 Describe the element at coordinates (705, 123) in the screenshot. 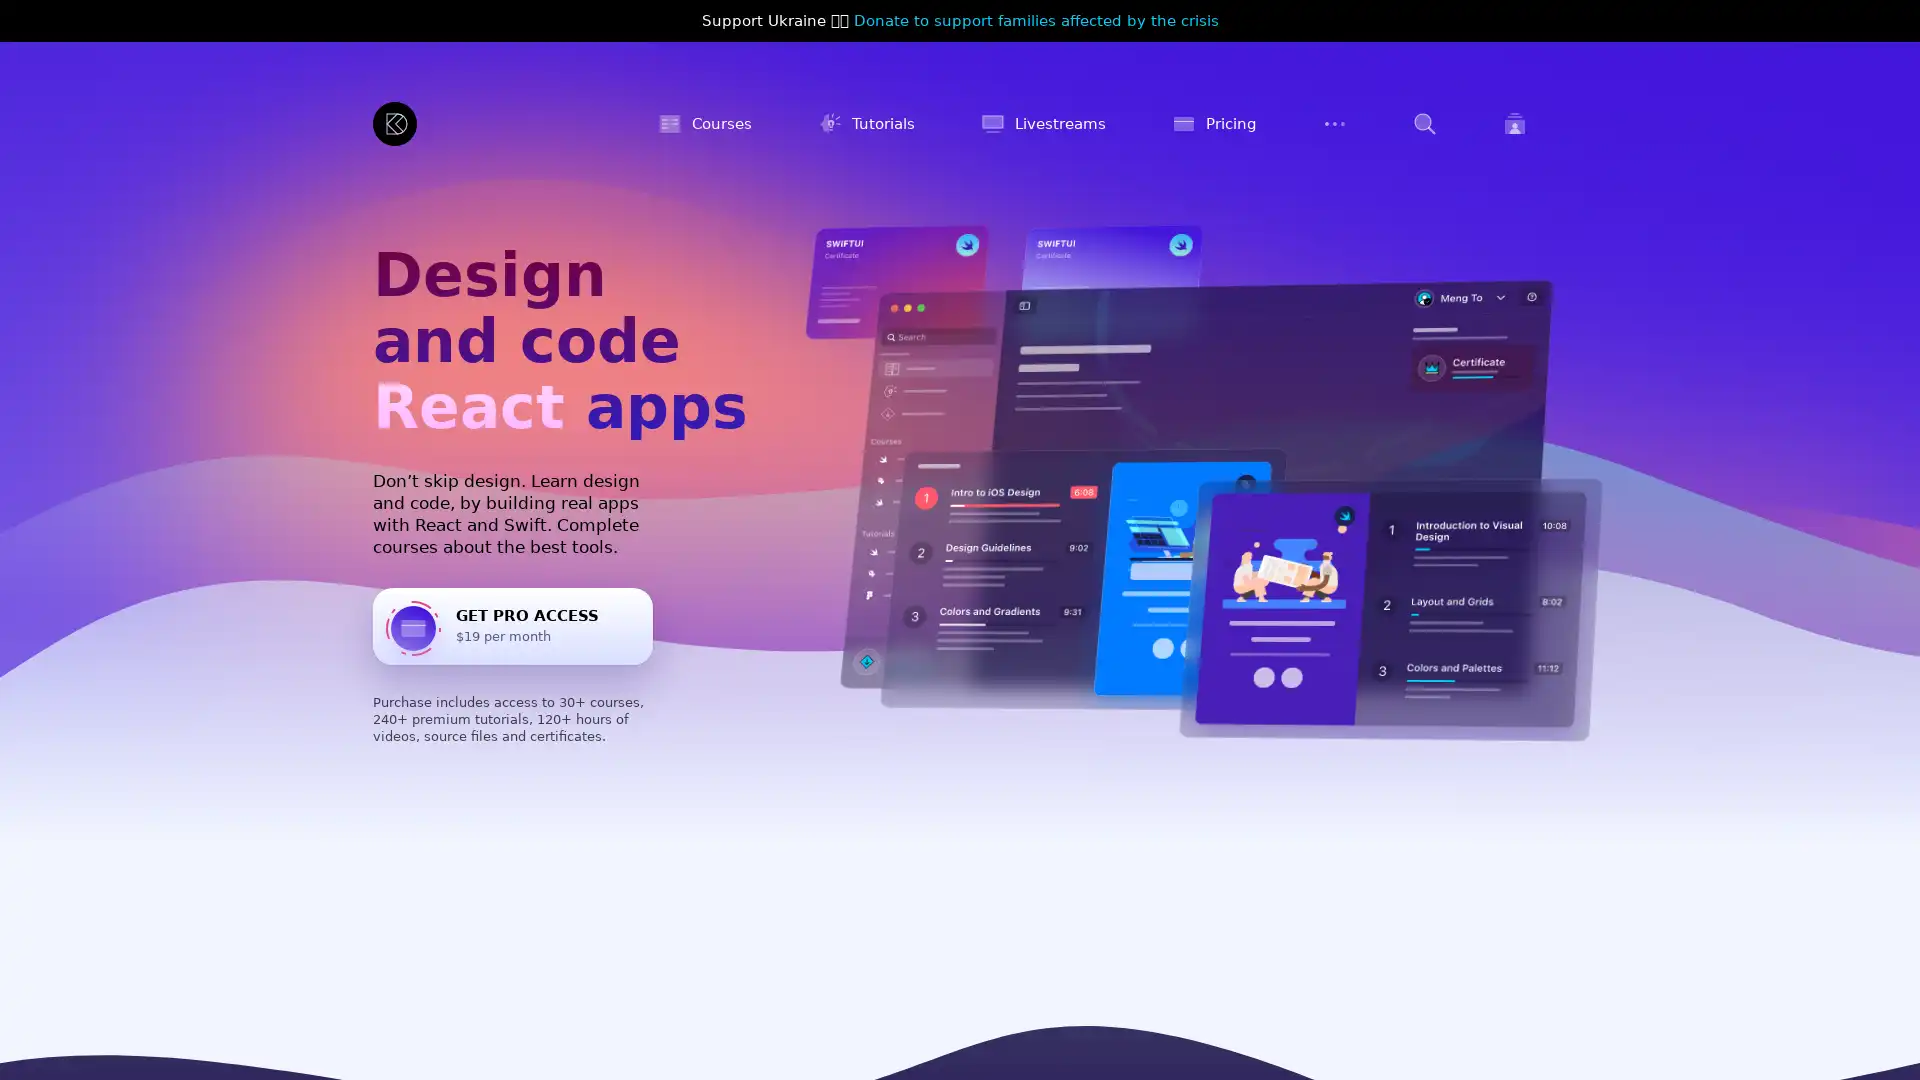

I see `Courses icon Courses` at that location.